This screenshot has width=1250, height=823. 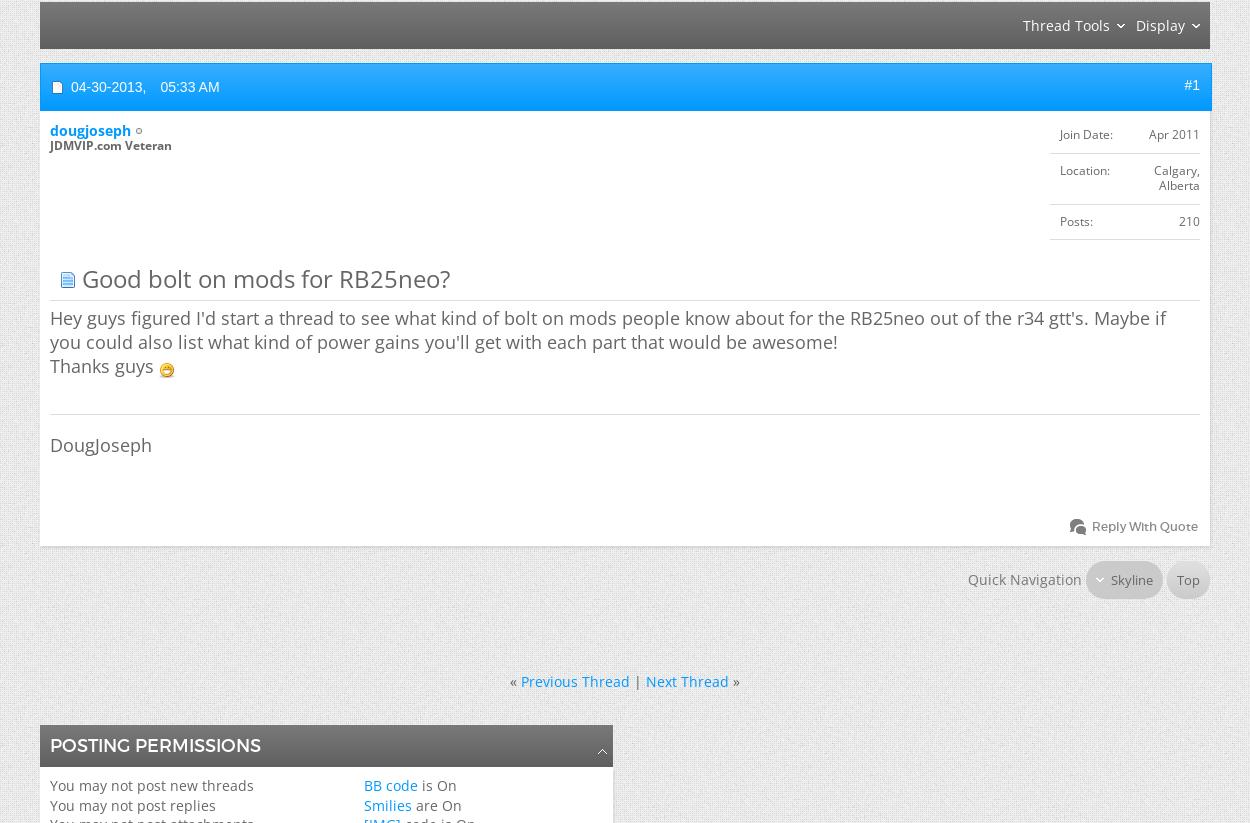 What do you see at coordinates (192, 784) in the screenshot?
I see `'post new threads'` at bounding box center [192, 784].